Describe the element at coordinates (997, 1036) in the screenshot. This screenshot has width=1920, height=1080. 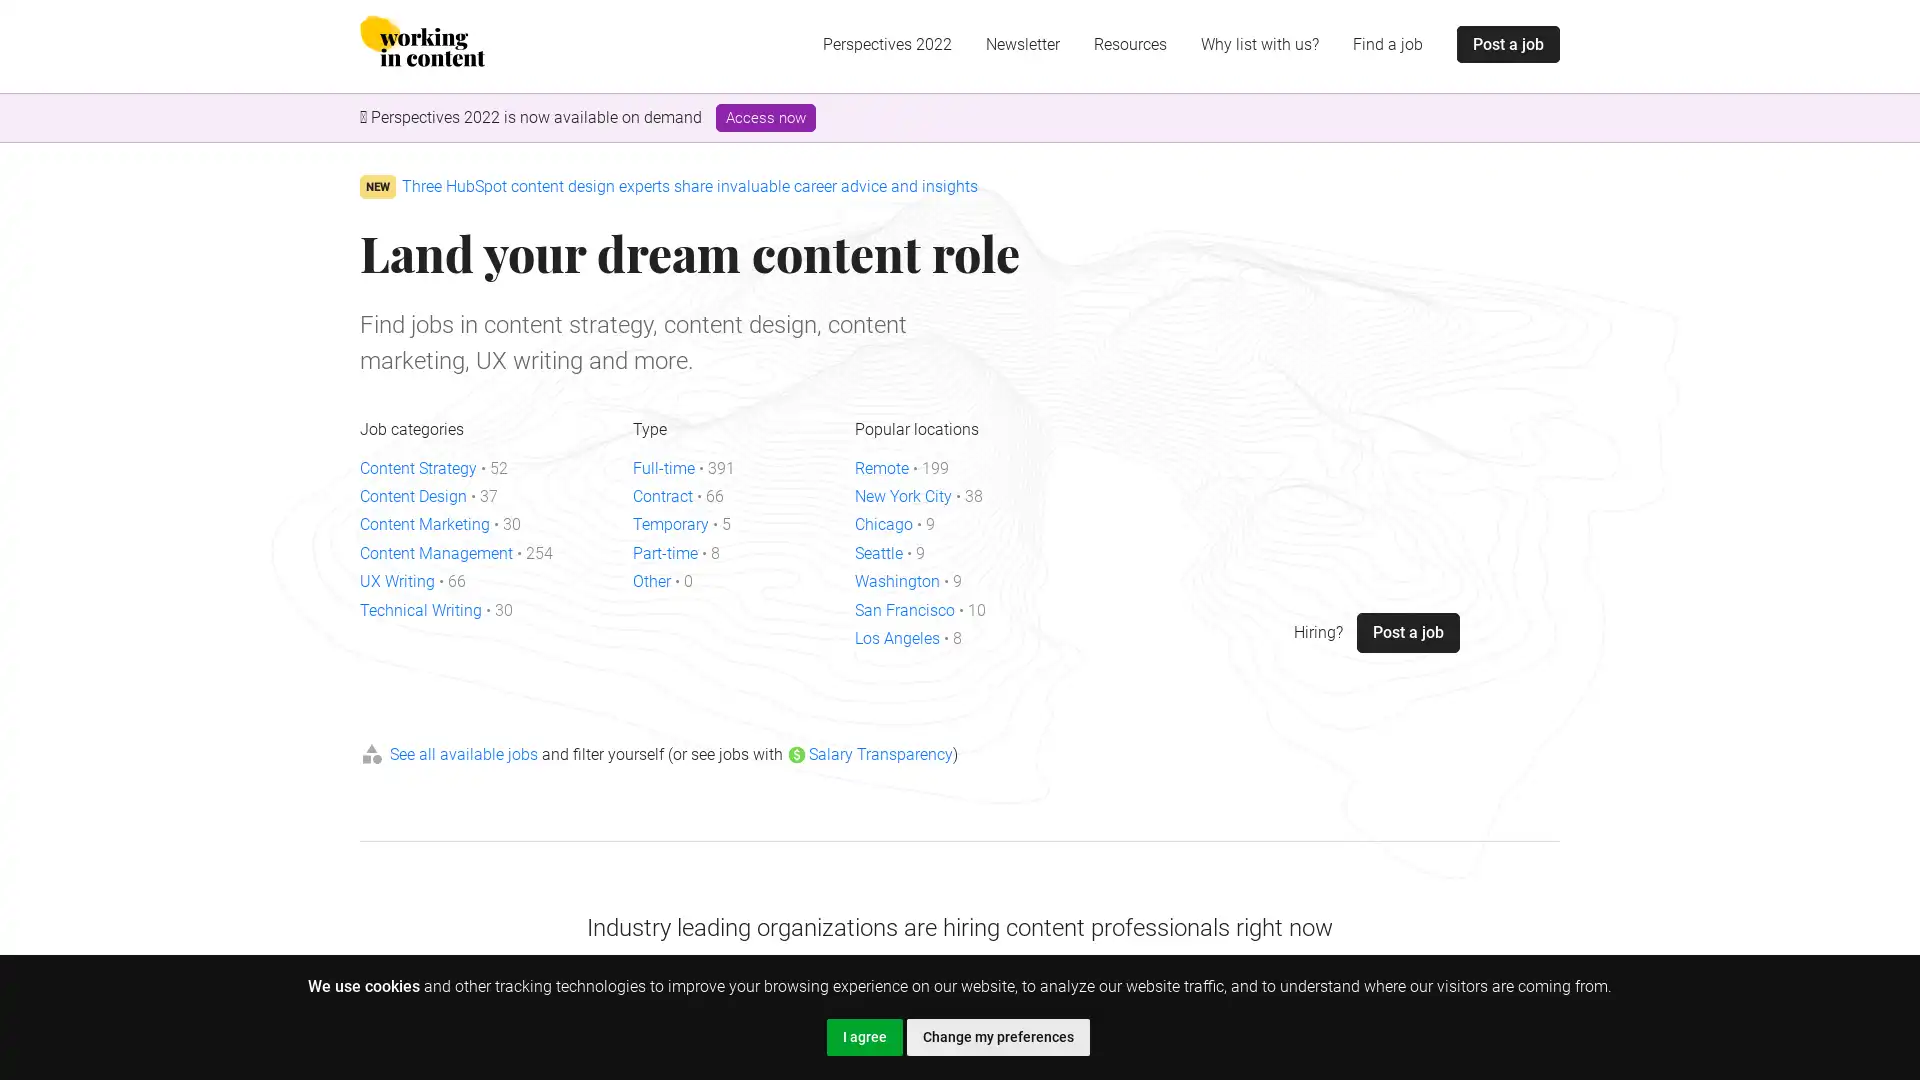
I see `Change my preferences` at that location.